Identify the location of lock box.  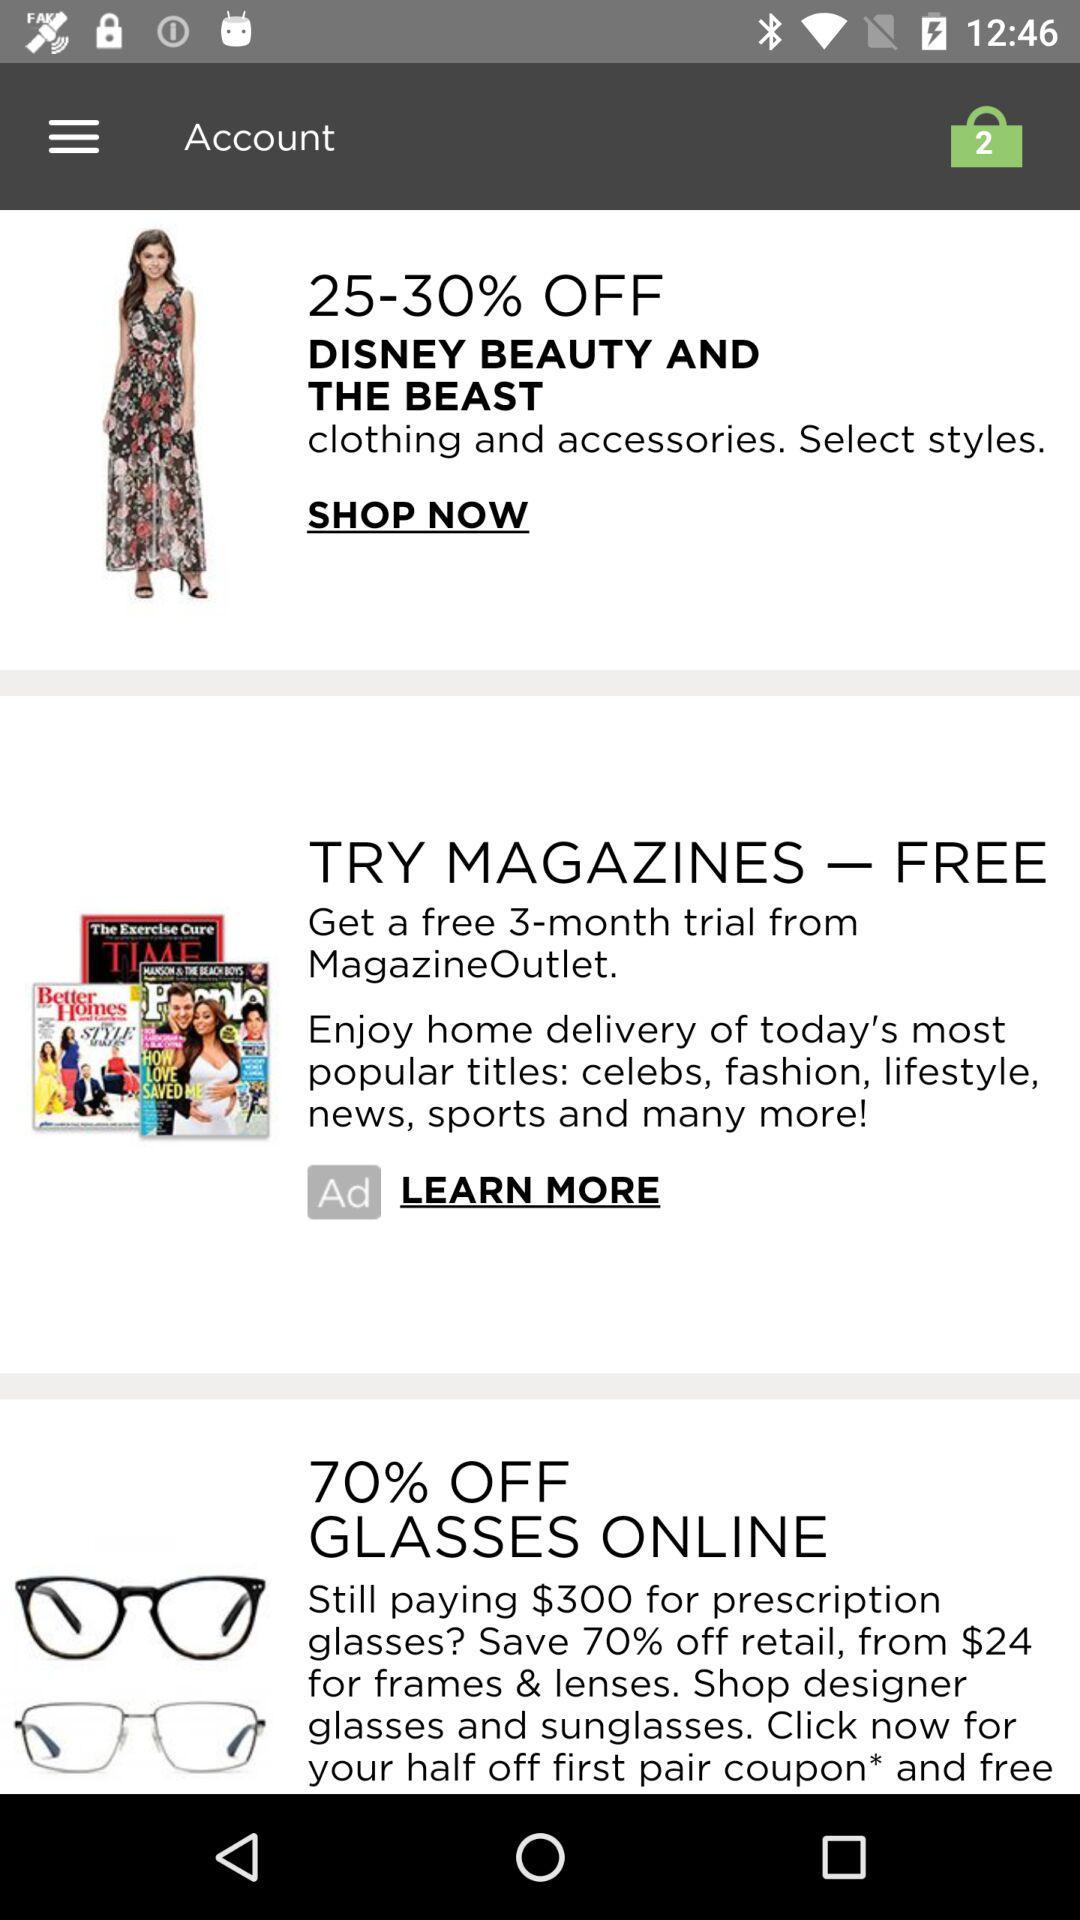
(980, 135).